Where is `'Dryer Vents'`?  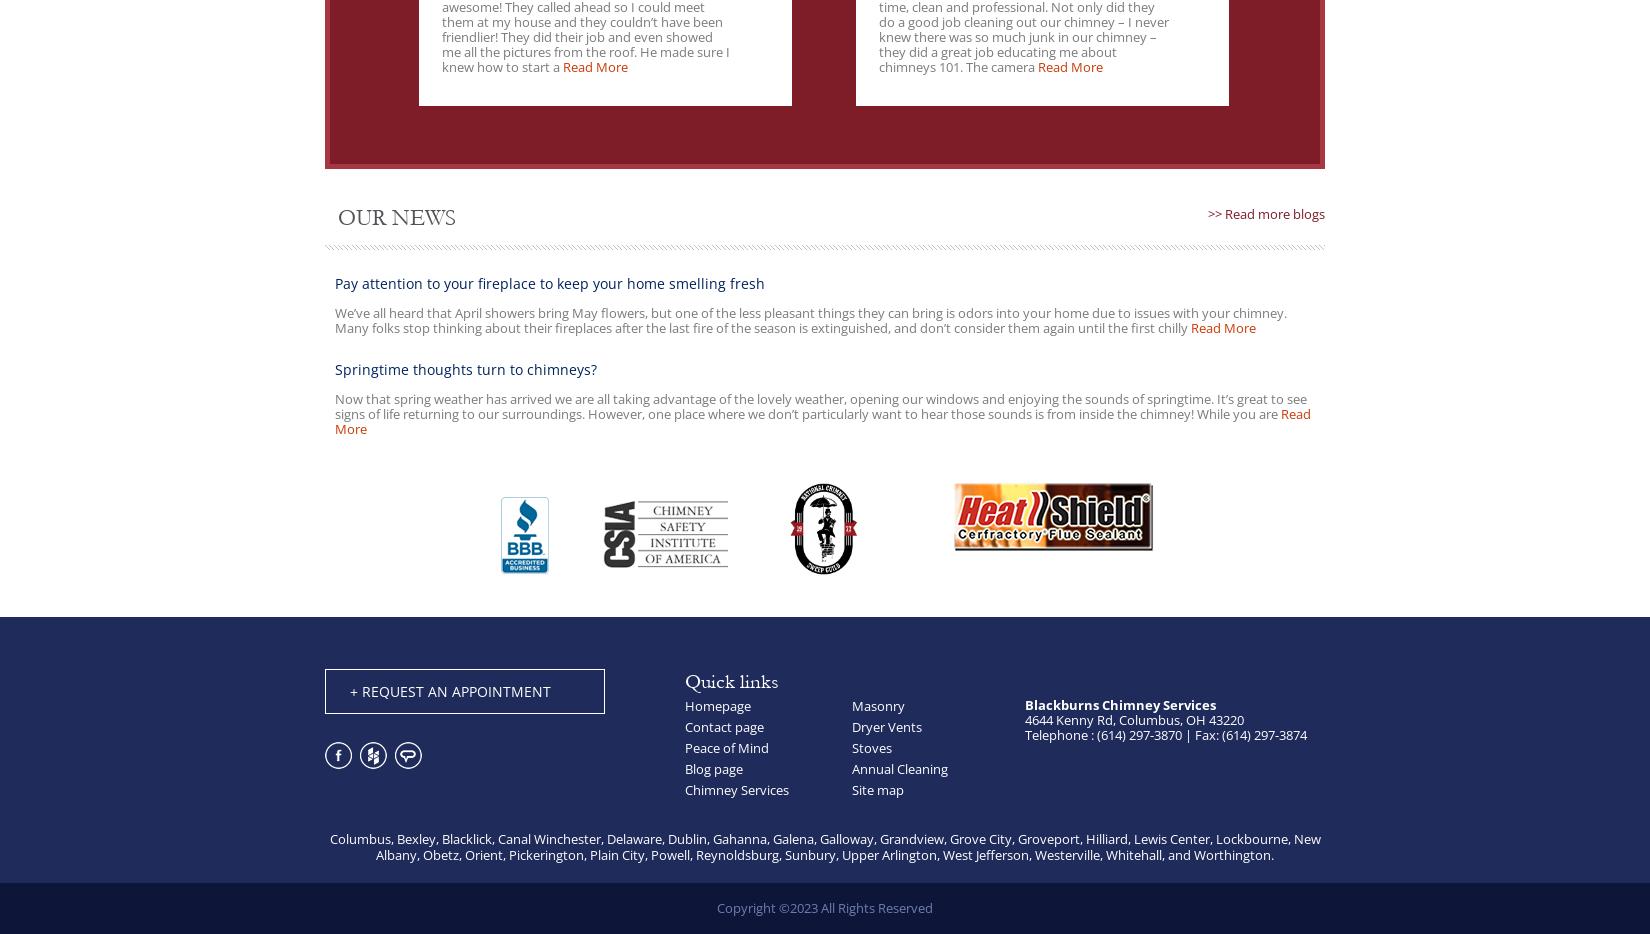 'Dryer Vents' is located at coordinates (886, 727).